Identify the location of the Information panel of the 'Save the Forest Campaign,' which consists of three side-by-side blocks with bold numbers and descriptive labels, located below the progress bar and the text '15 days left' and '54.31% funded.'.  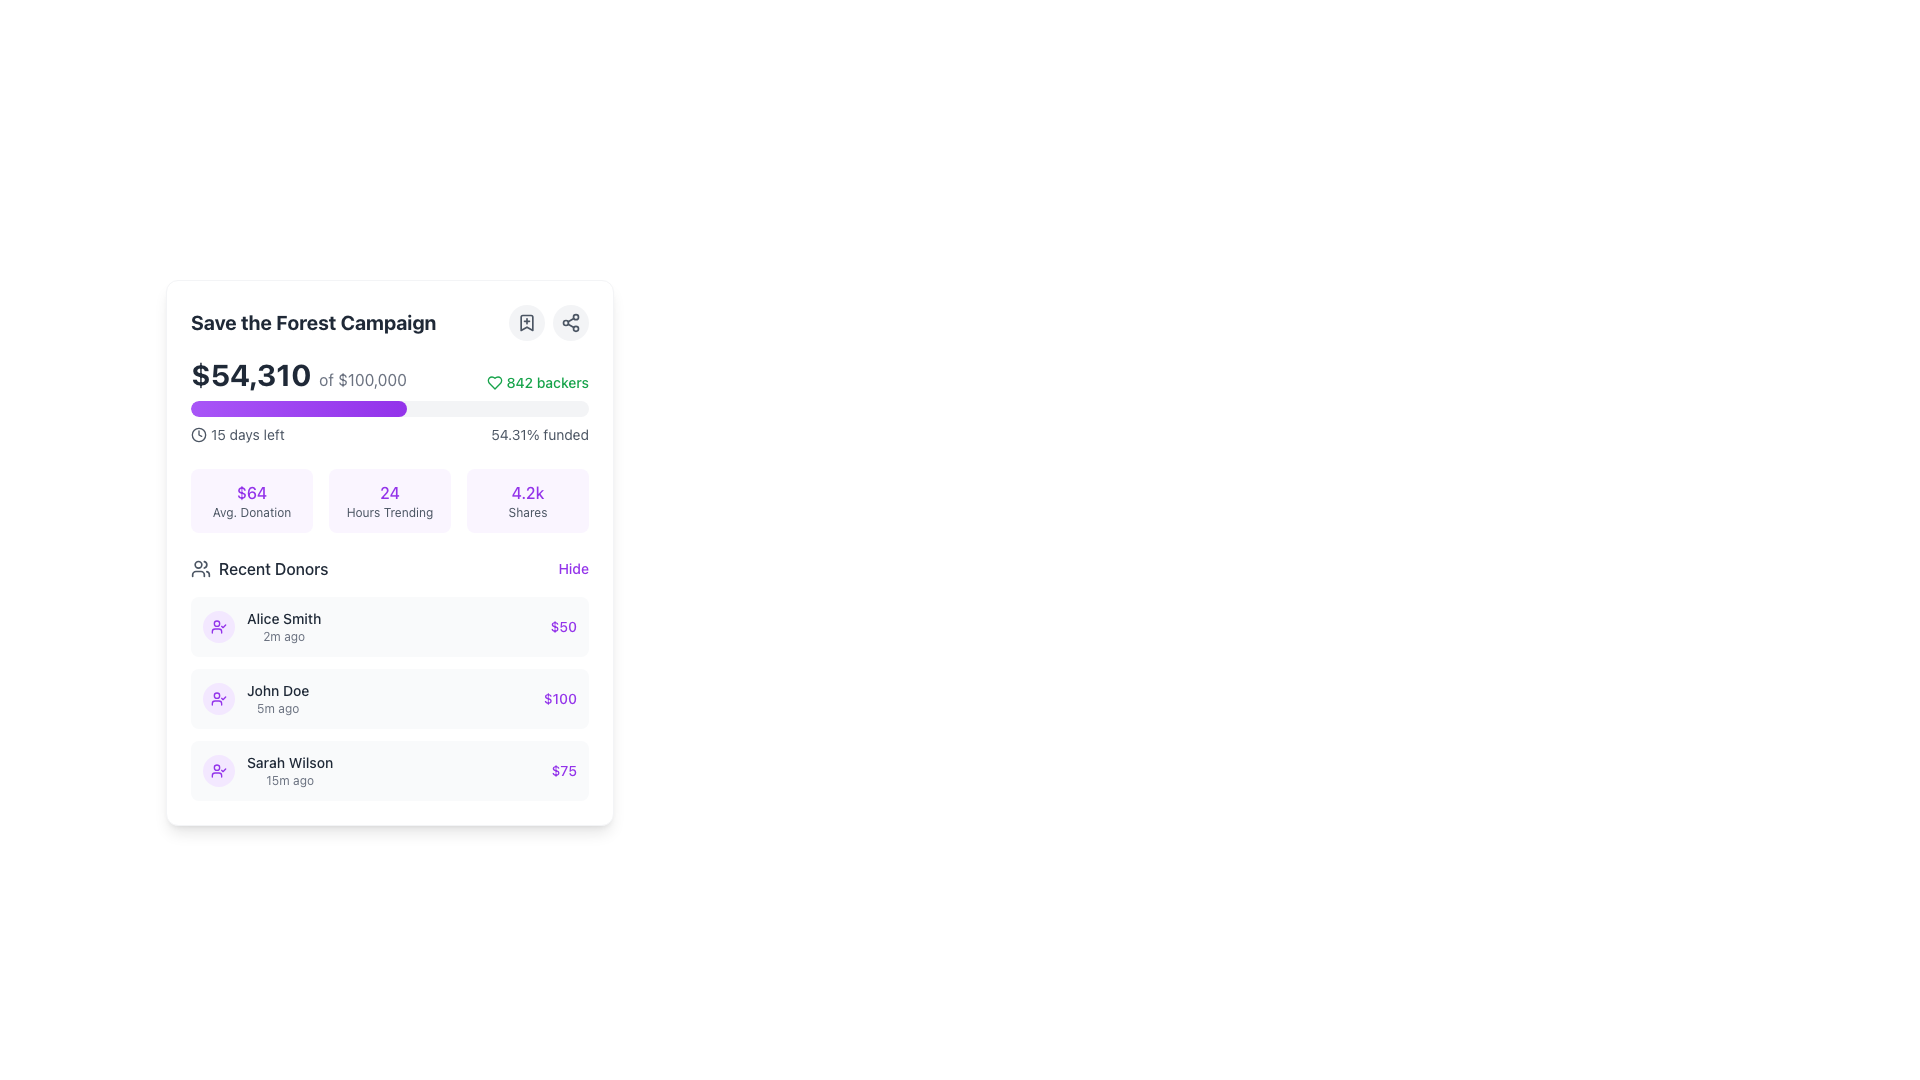
(389, 500).